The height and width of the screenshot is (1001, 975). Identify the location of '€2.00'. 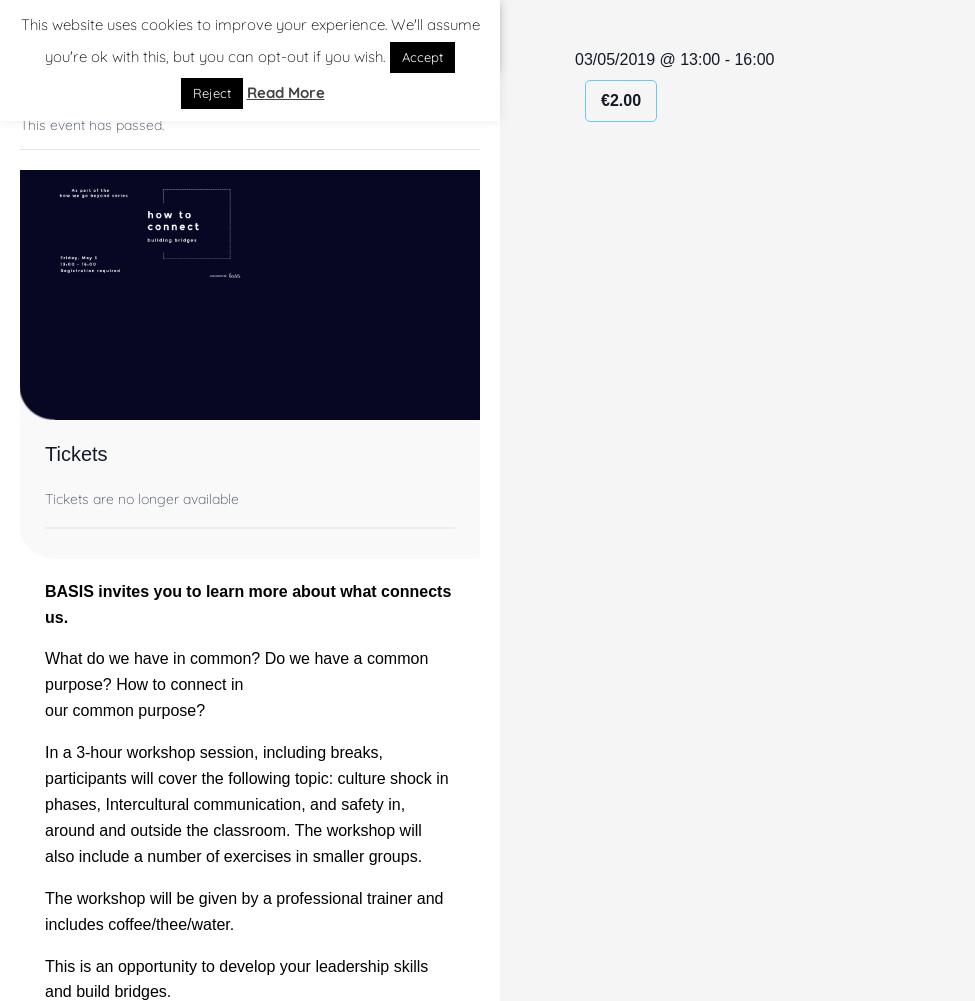
(620, 99).